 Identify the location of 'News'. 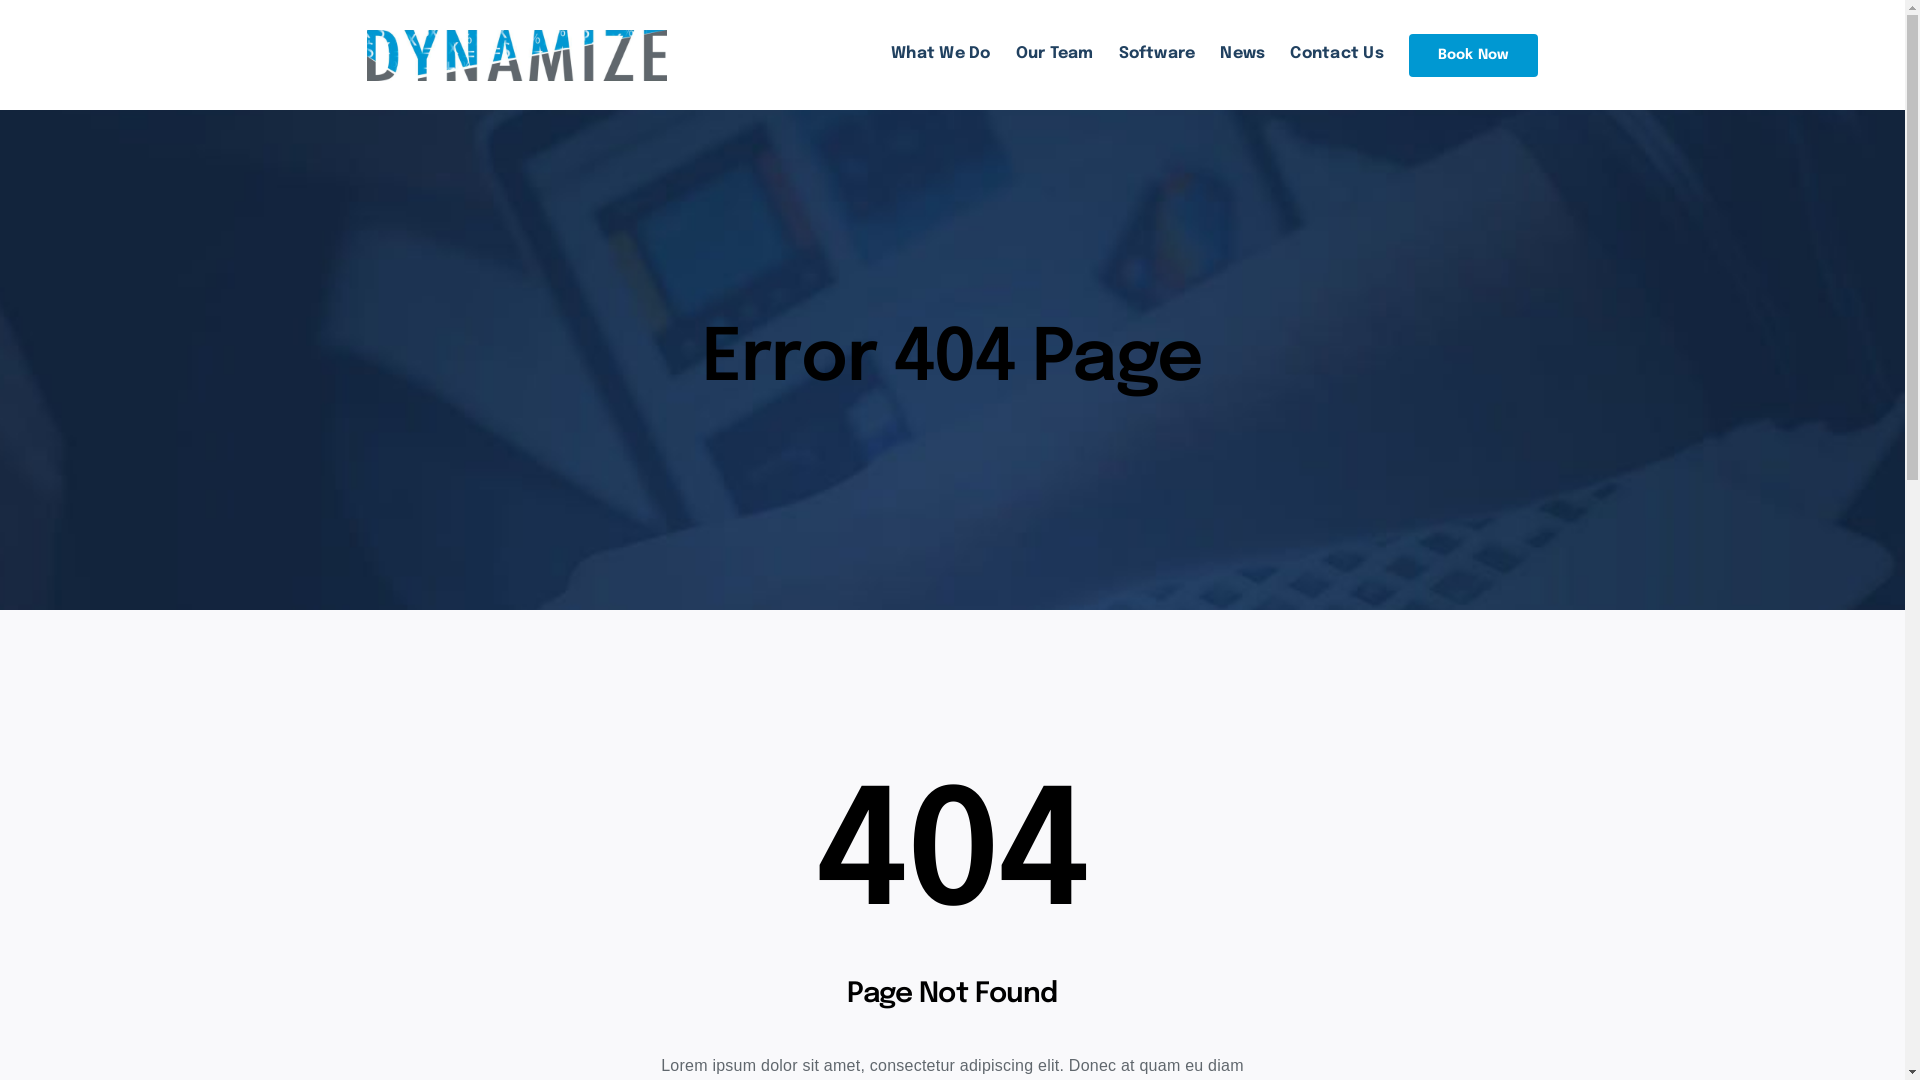
(1241, 53).